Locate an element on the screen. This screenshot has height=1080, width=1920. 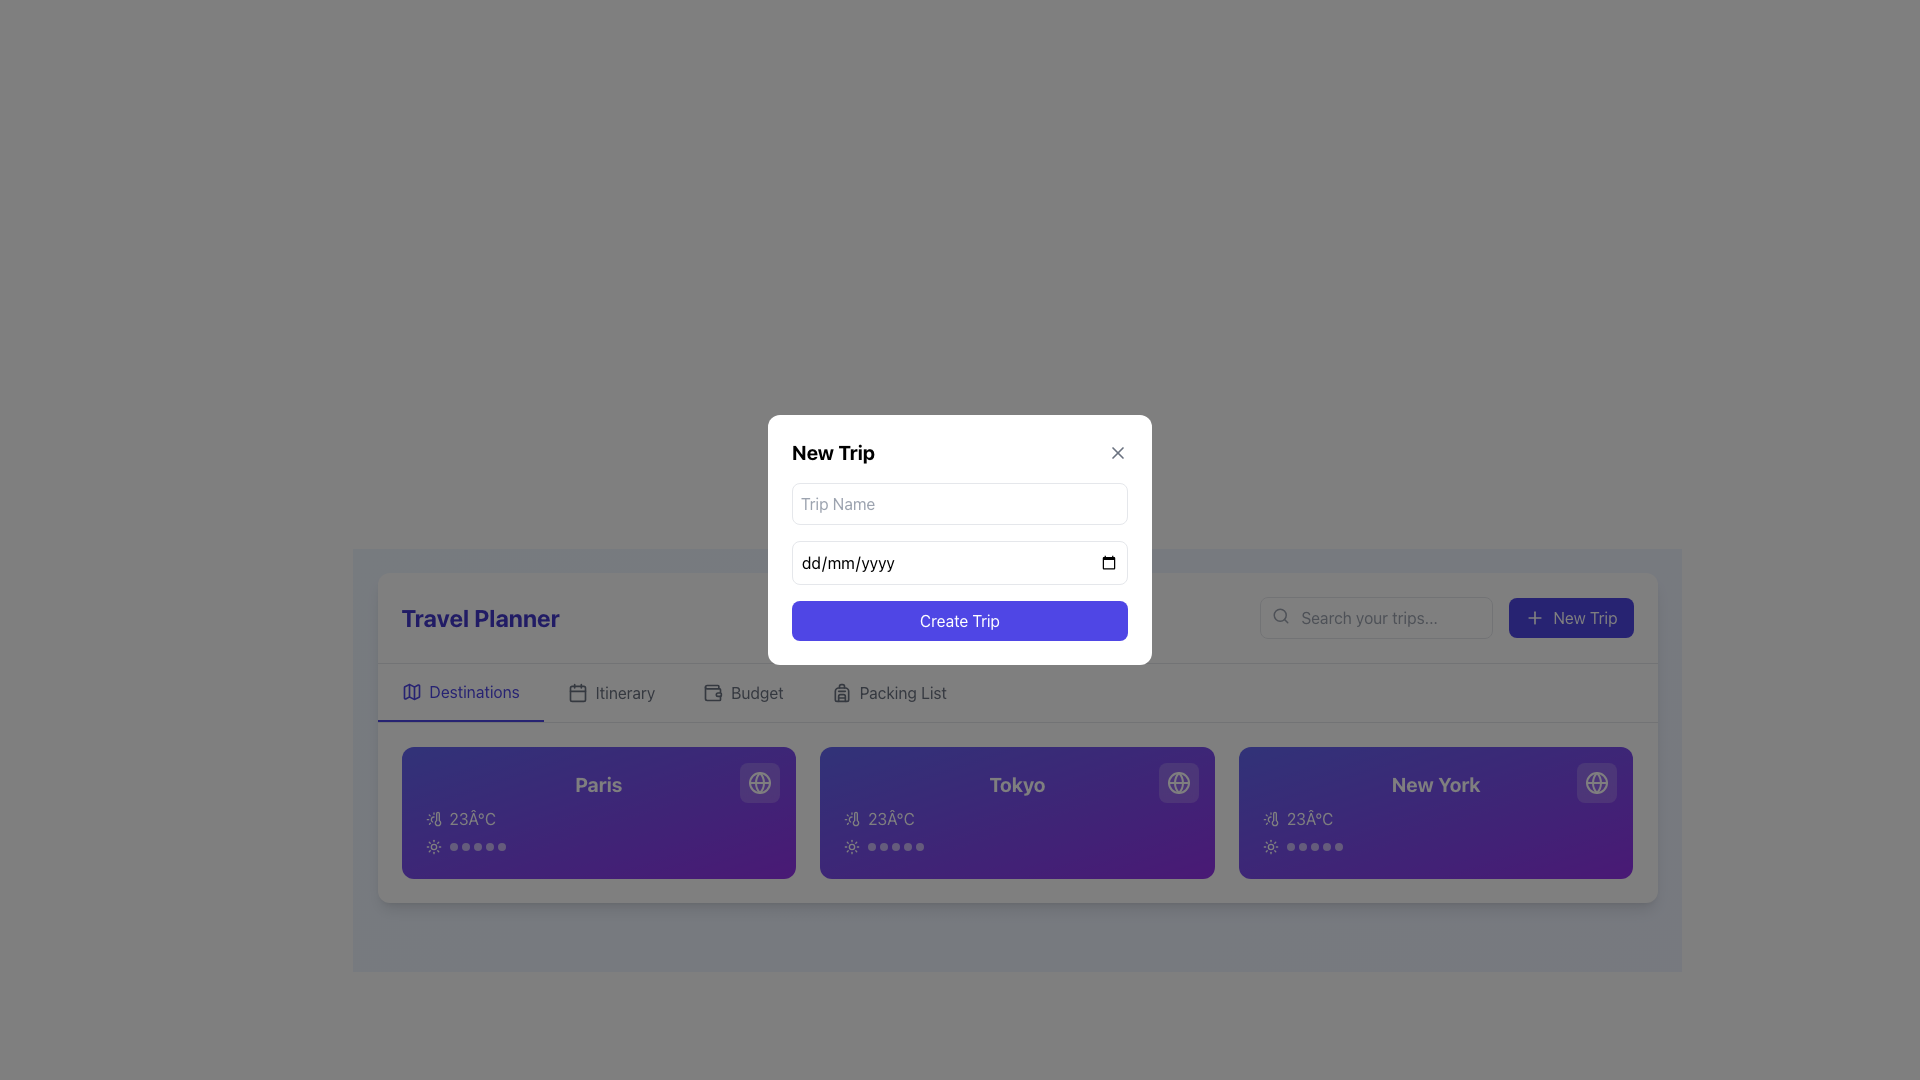
the visual updates or animations of the Progress indicator located at the bottom of the 'New York' card, beneath the temperature indicator '23°C' is located at coordinates (1435, 847).